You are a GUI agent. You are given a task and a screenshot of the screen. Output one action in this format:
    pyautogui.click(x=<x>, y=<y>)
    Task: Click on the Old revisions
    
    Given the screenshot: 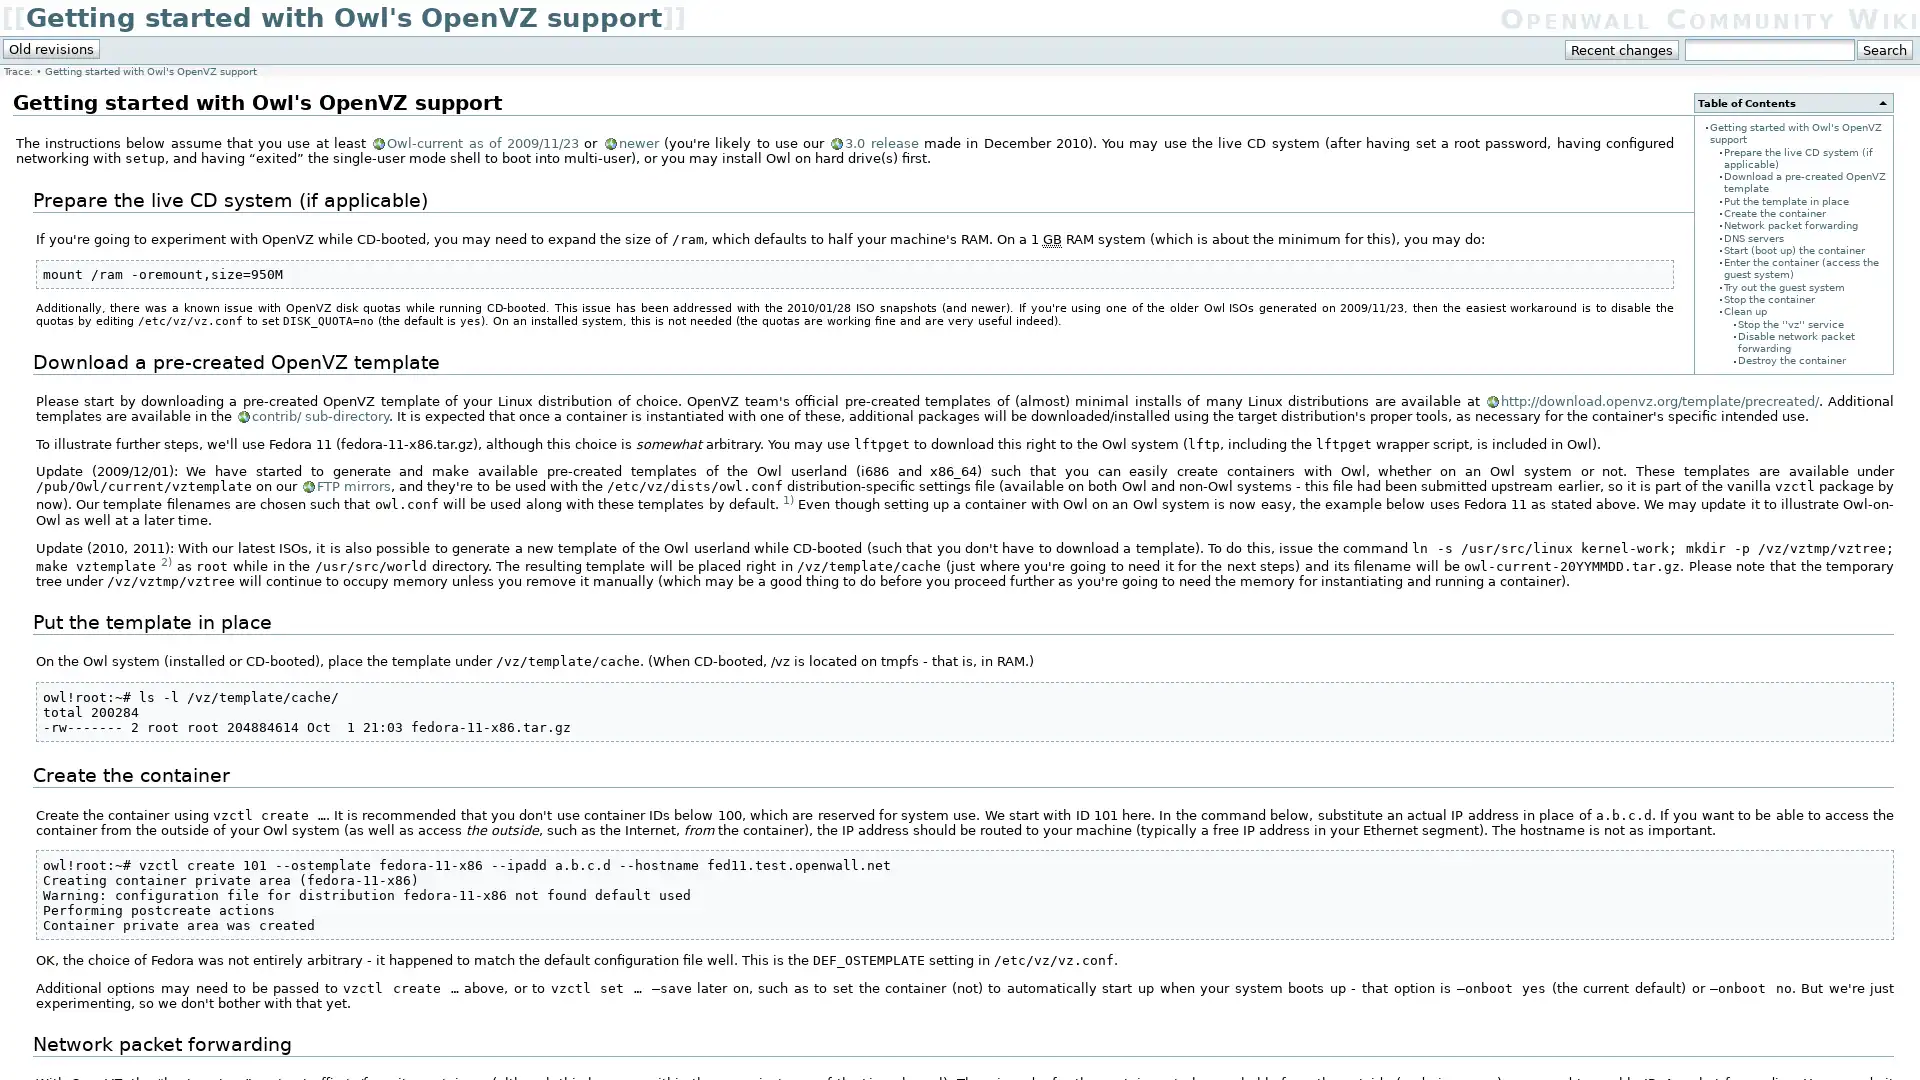 What is the action you would take?
    pyautogui.click(x=51, y=48)
    